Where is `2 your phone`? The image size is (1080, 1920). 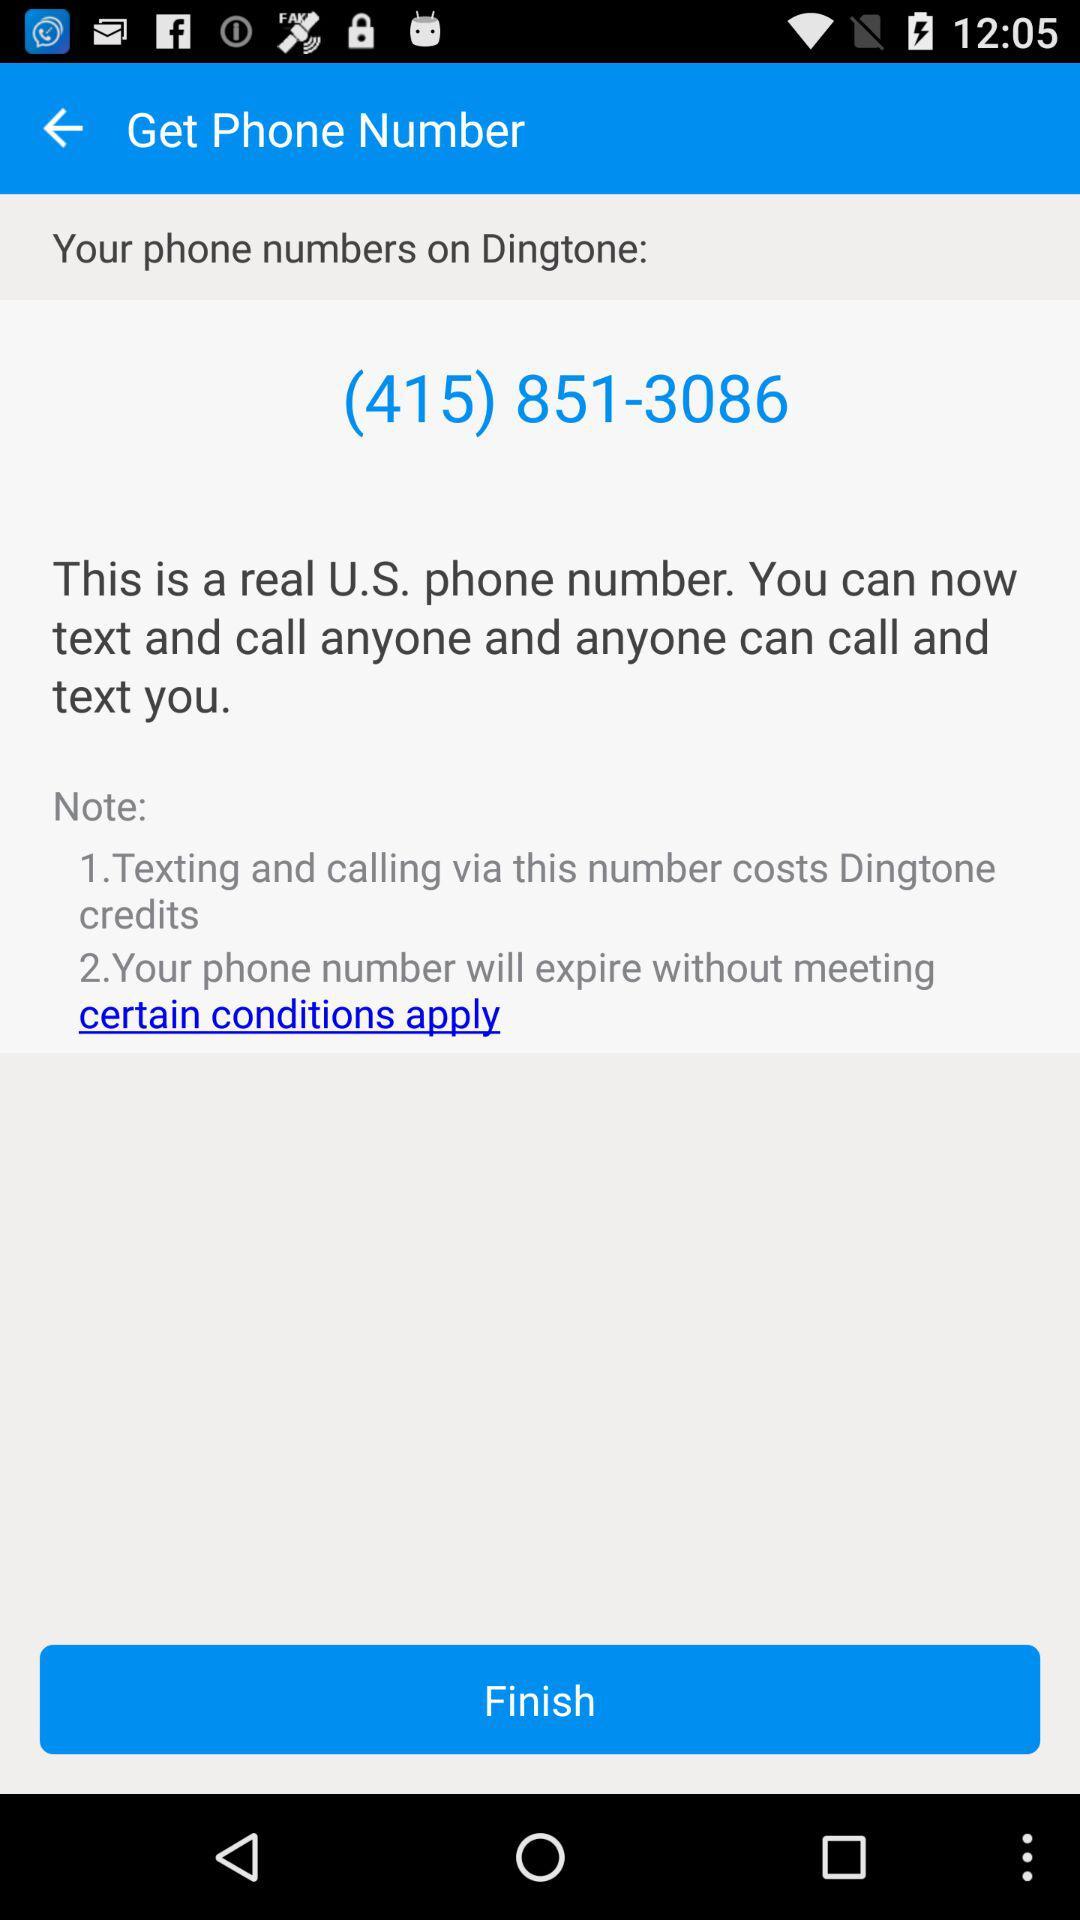
2 your phone is located at coordinates (540, 989).